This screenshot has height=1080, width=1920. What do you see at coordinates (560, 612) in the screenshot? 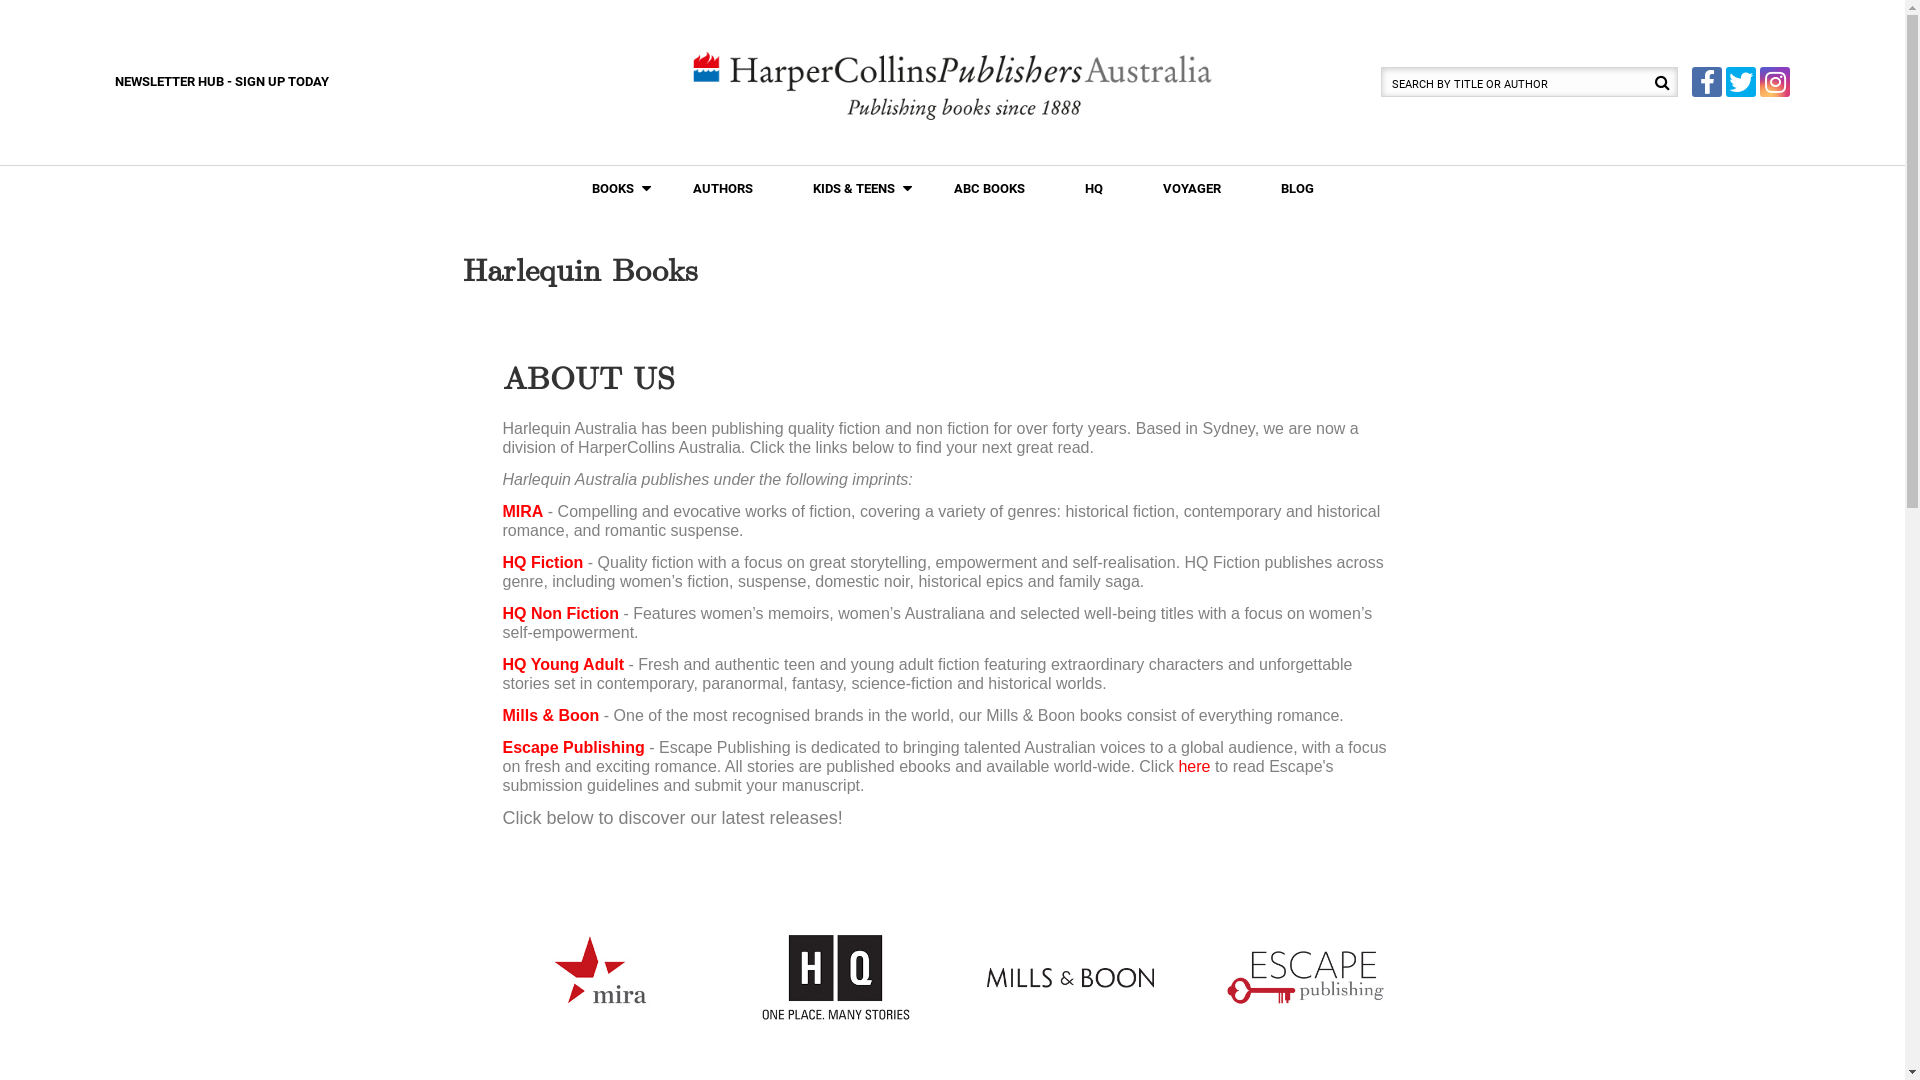
I see `'HQ Non Fiction'` at bounding box center [560, 612].